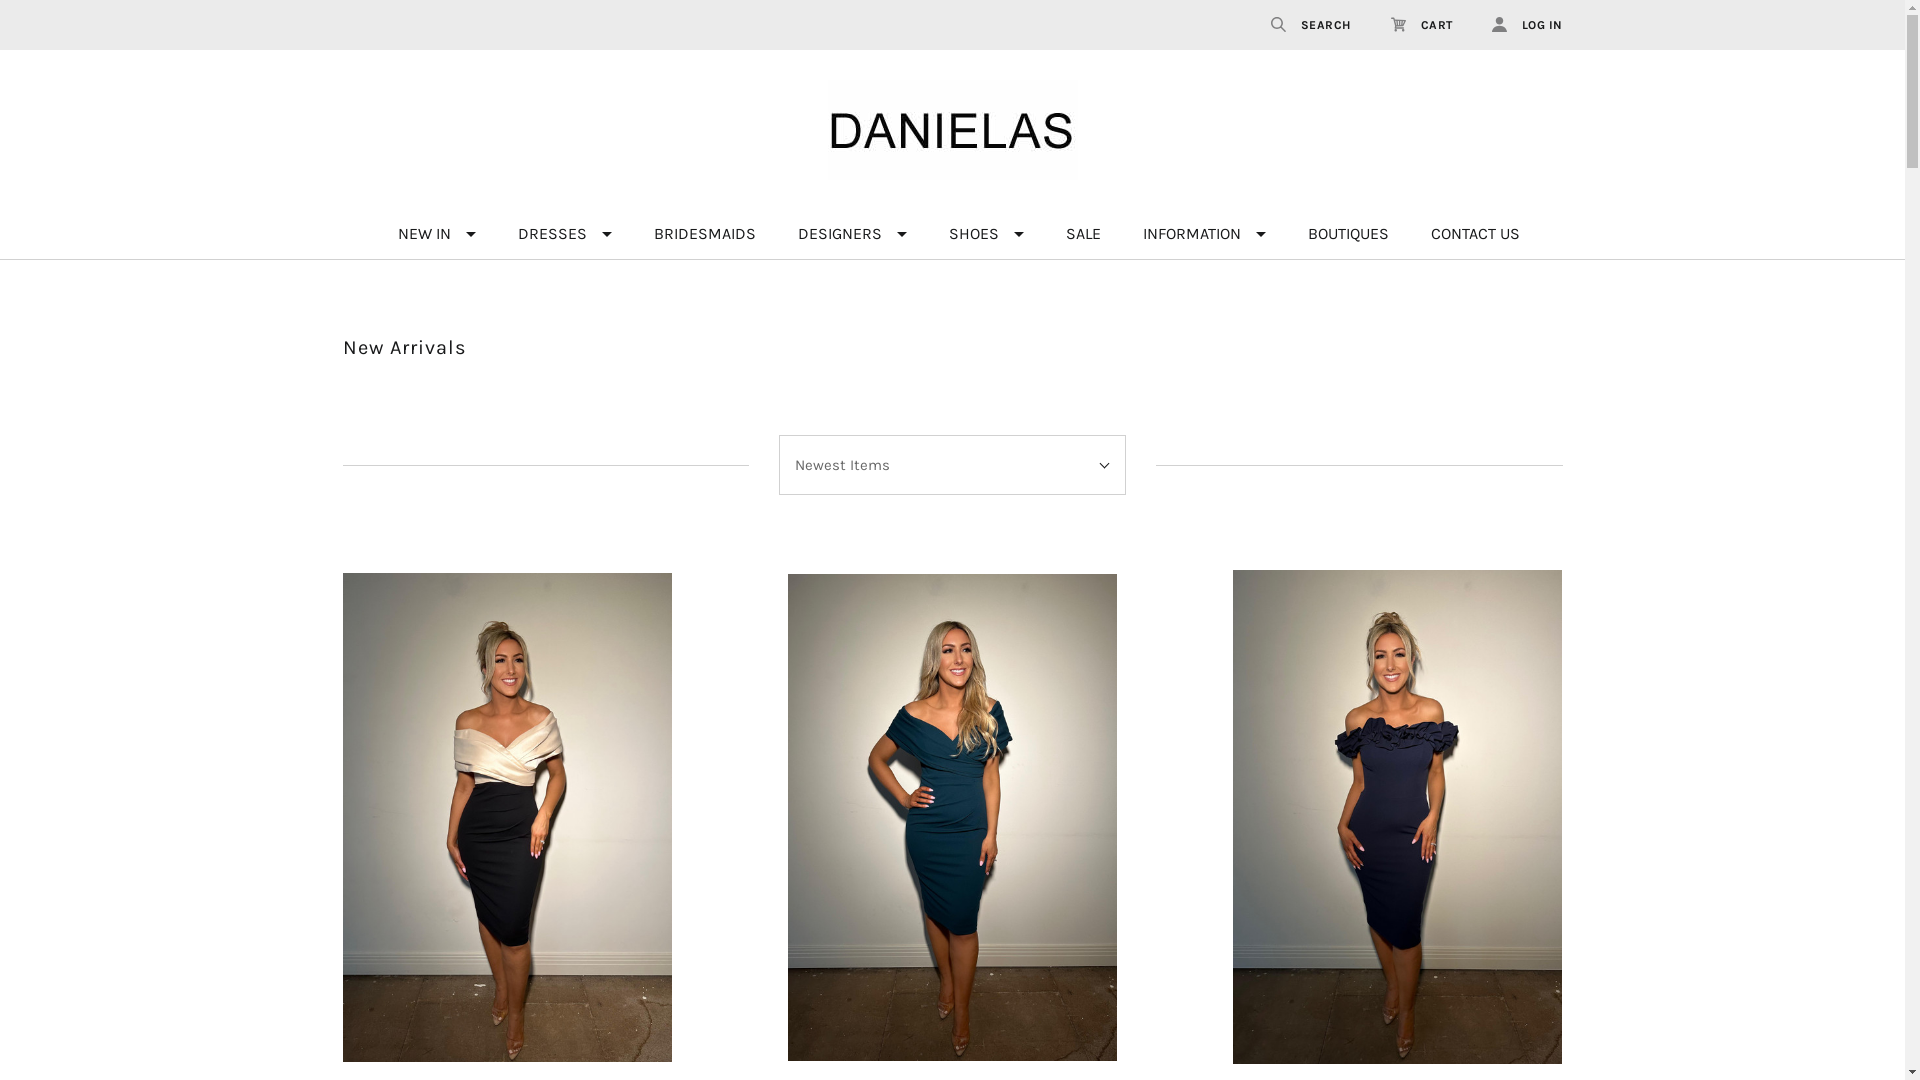 Image resolution: width=1920 pixels, height=1080 pixels. I want to click on 'SEARCH', so click(1310, 24).